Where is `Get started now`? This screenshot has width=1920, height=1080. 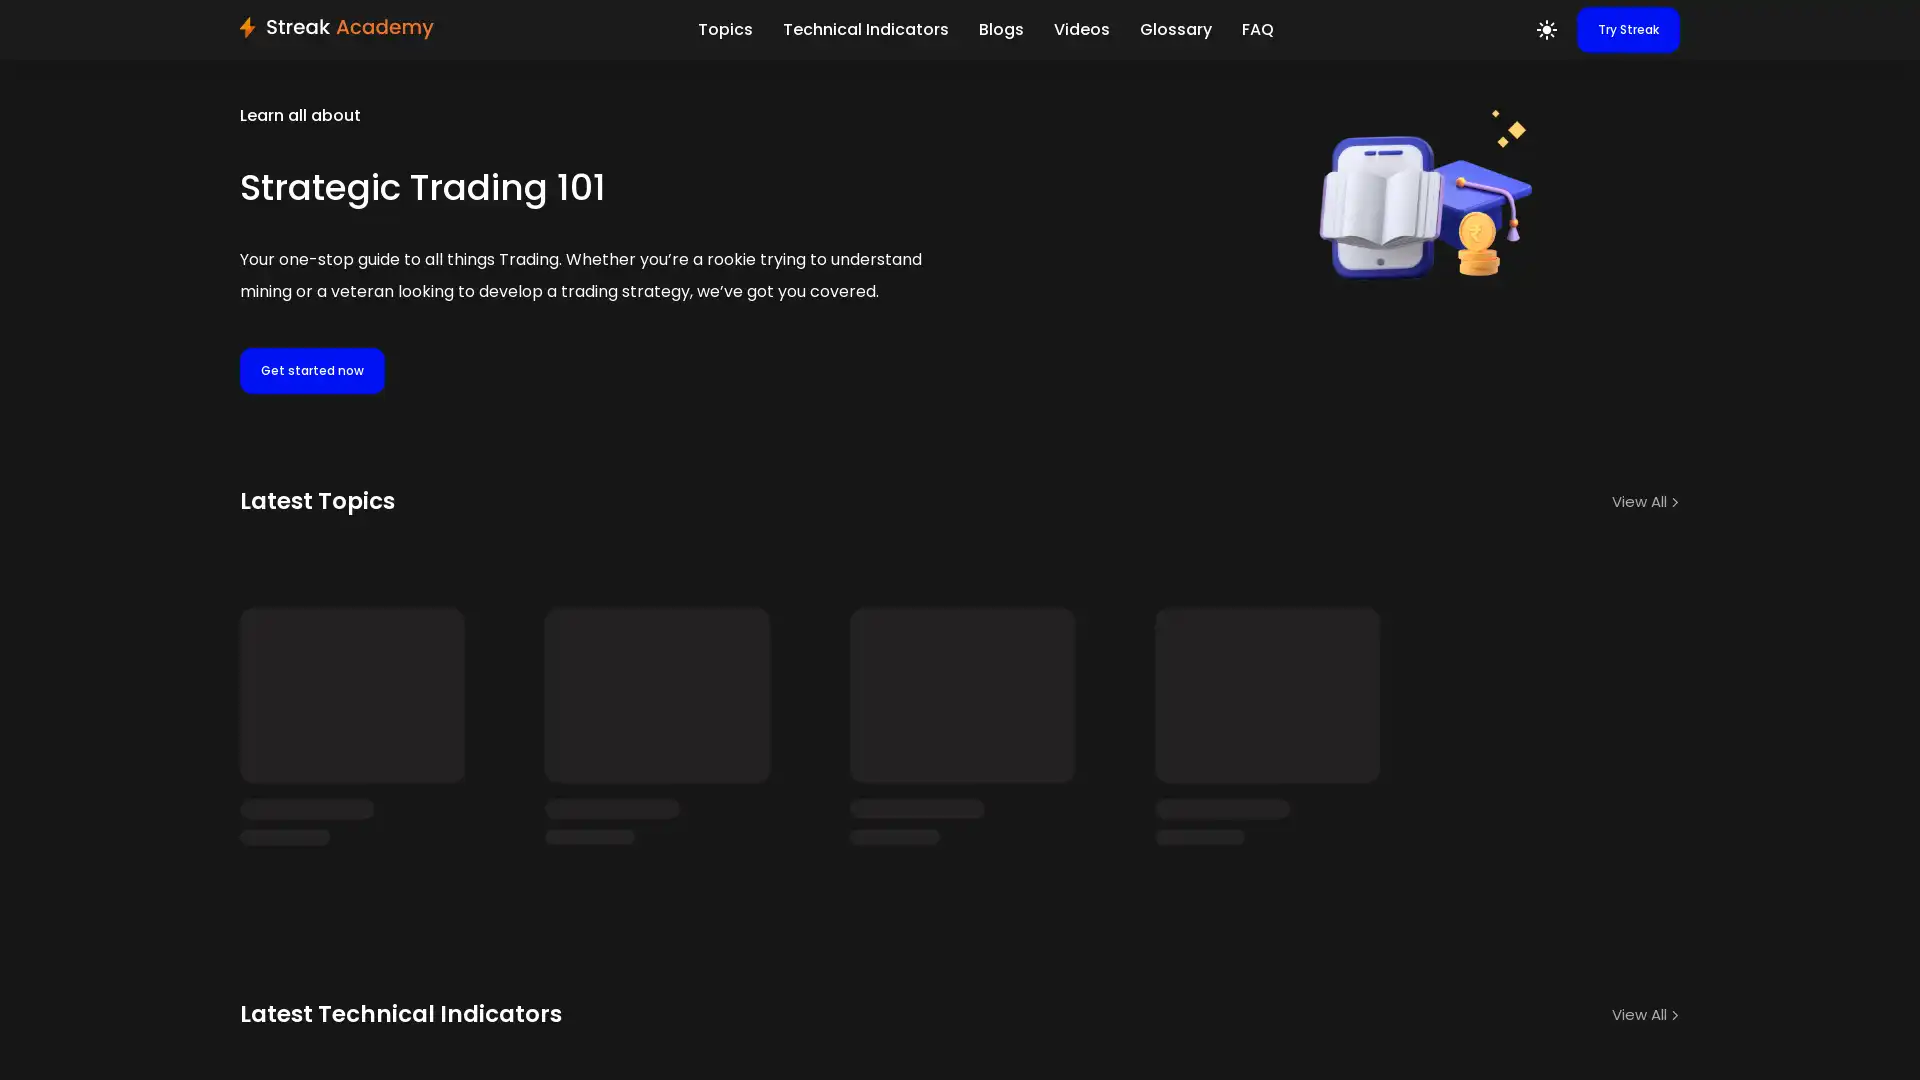
Get started now is located at coordinates (311, 370).